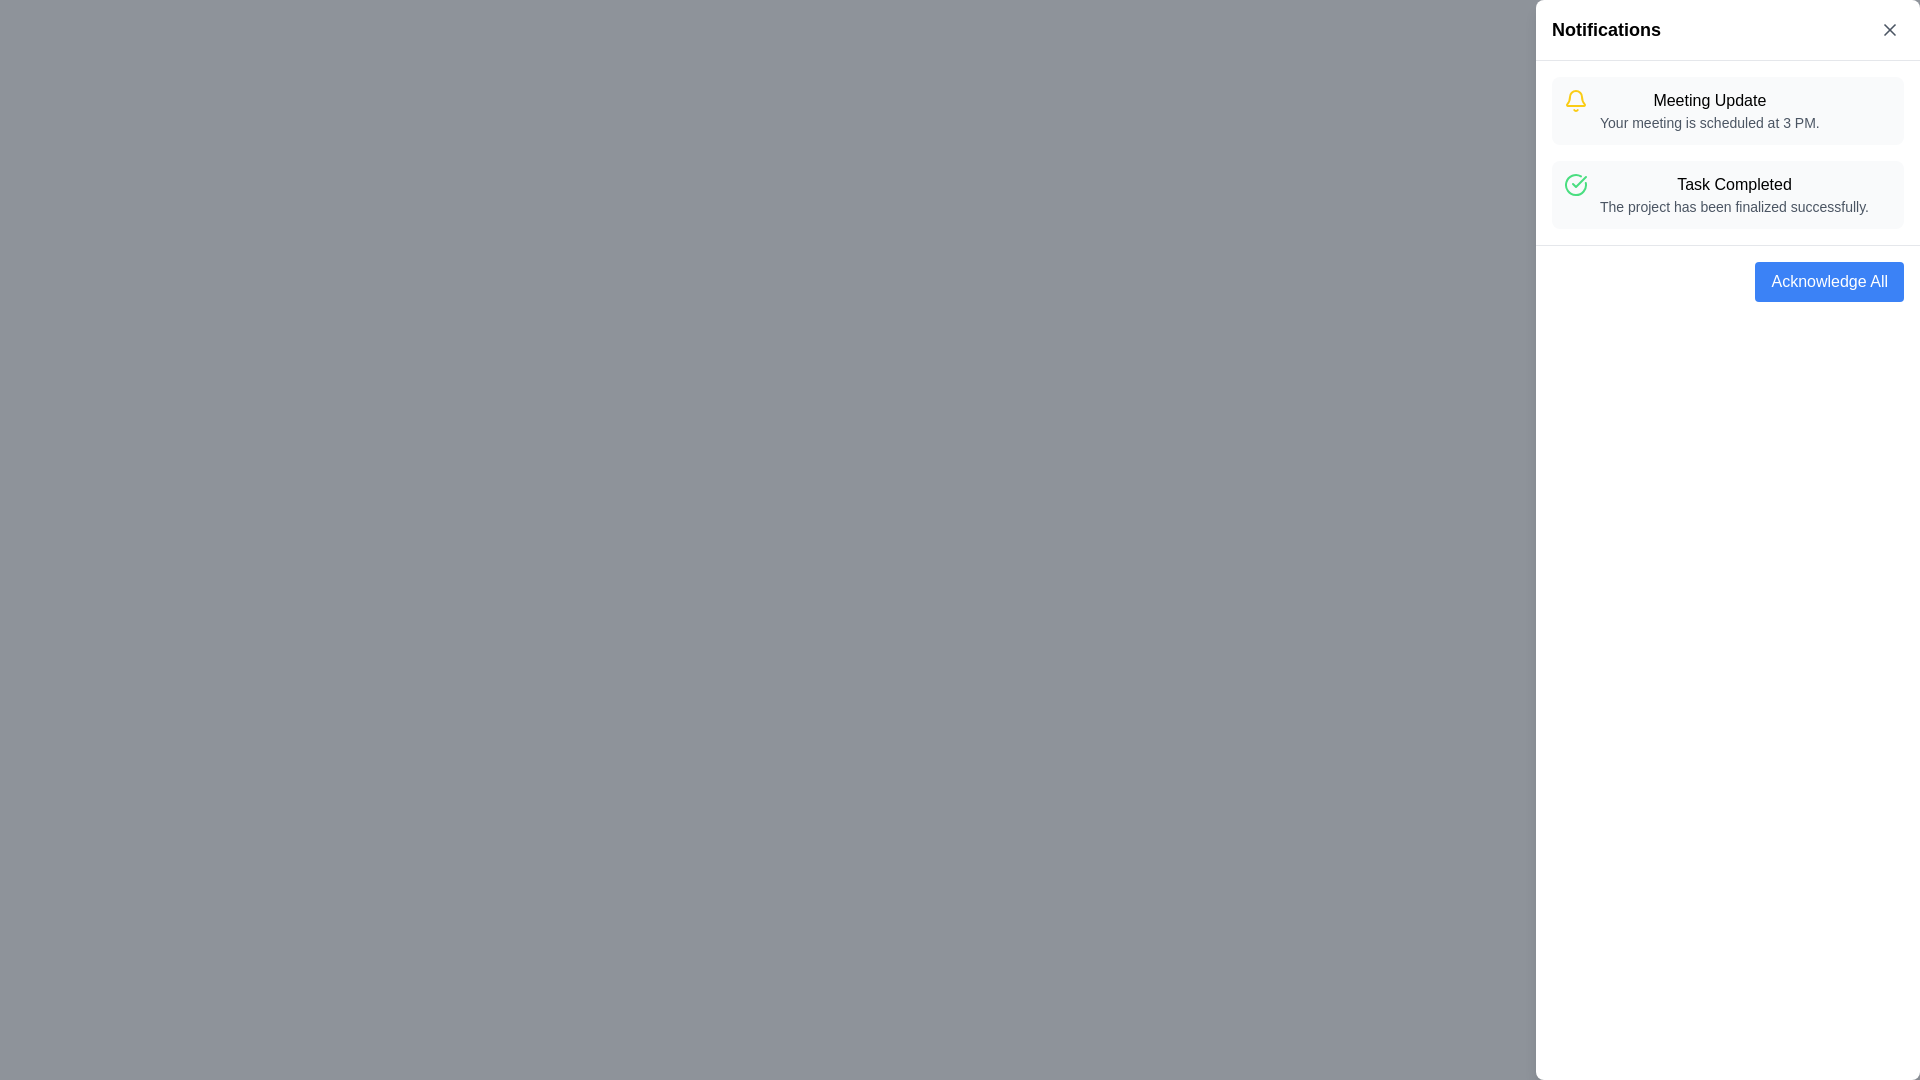  What do you see at coordinates (1707, 111) in the screenshot?
I see `the notification about the upcoming meeting scheduled at 3 PM by clicking on the first notification card in the notification panel` at bounding box center [1707, 111].